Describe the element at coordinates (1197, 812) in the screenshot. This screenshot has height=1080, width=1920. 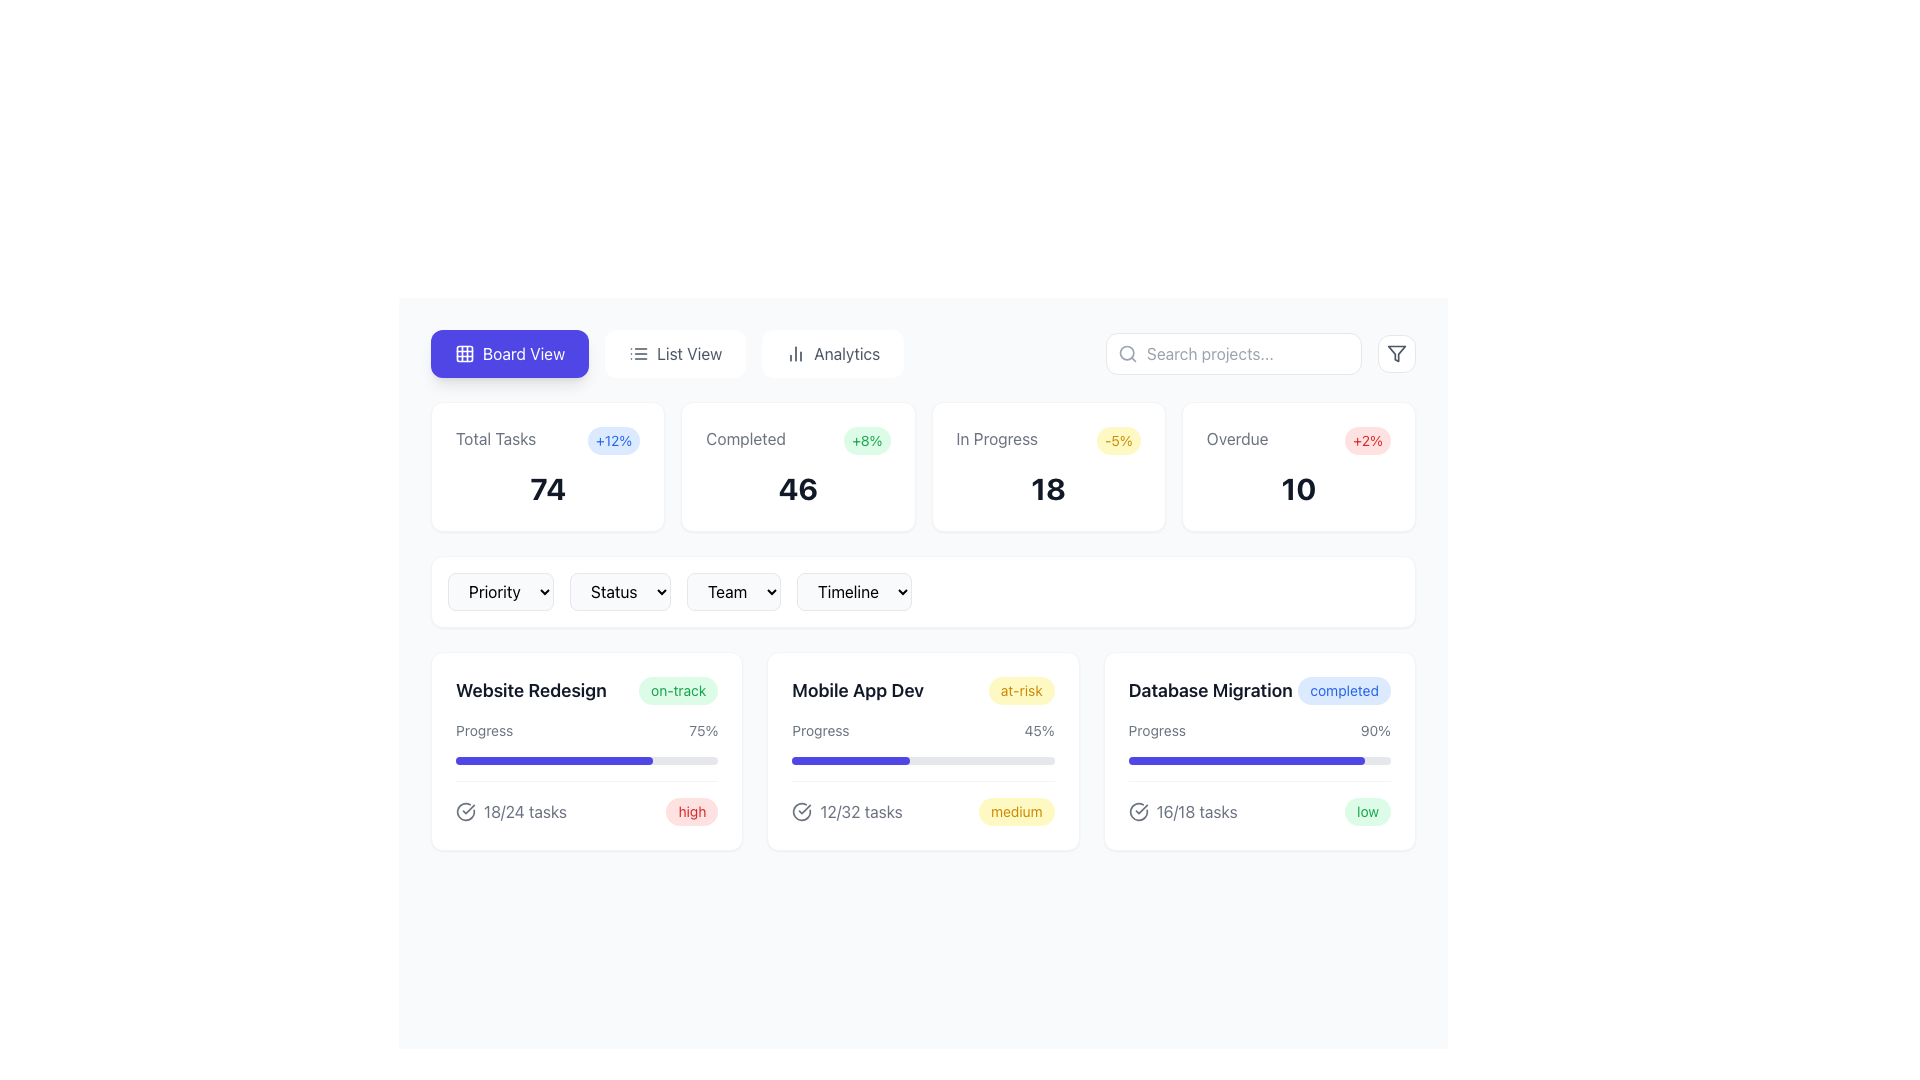
I see `the text displaying '16/18 tasks', which indicates task progress in the lower right card labeled 'Database Migration', to possibly reveal additional details or tooltips` at that location.